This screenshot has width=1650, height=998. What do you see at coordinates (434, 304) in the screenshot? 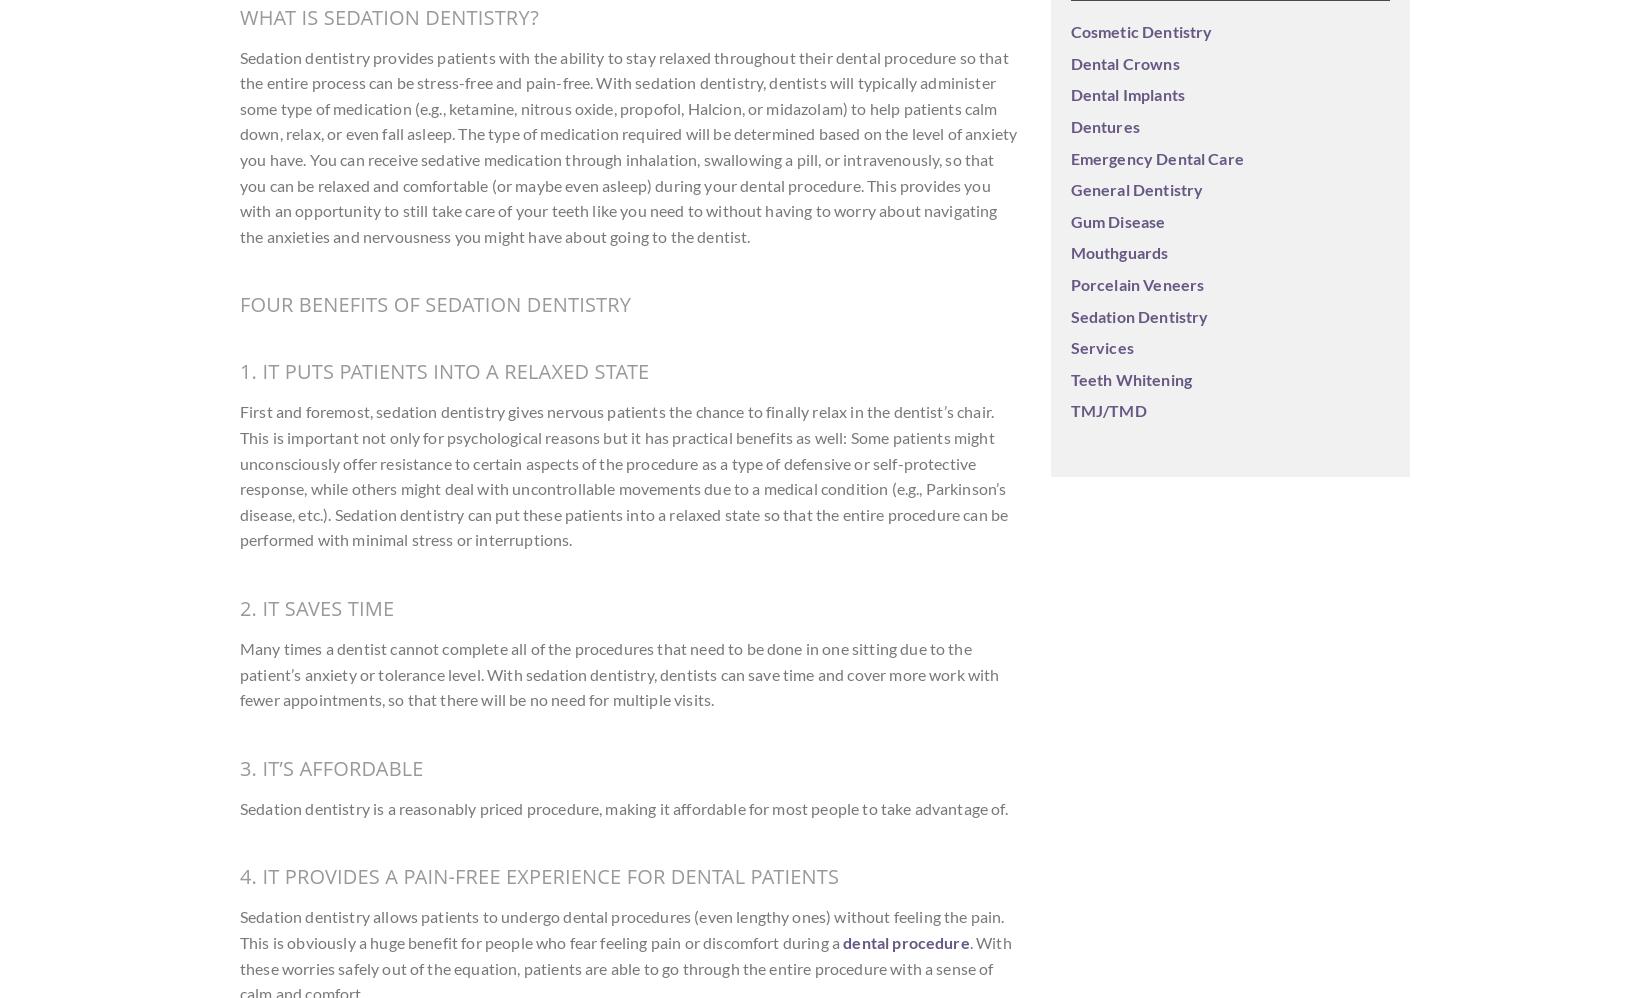
I see `'Four Benefits of Sedation Dentistry'` at bounding box center [434, 304].